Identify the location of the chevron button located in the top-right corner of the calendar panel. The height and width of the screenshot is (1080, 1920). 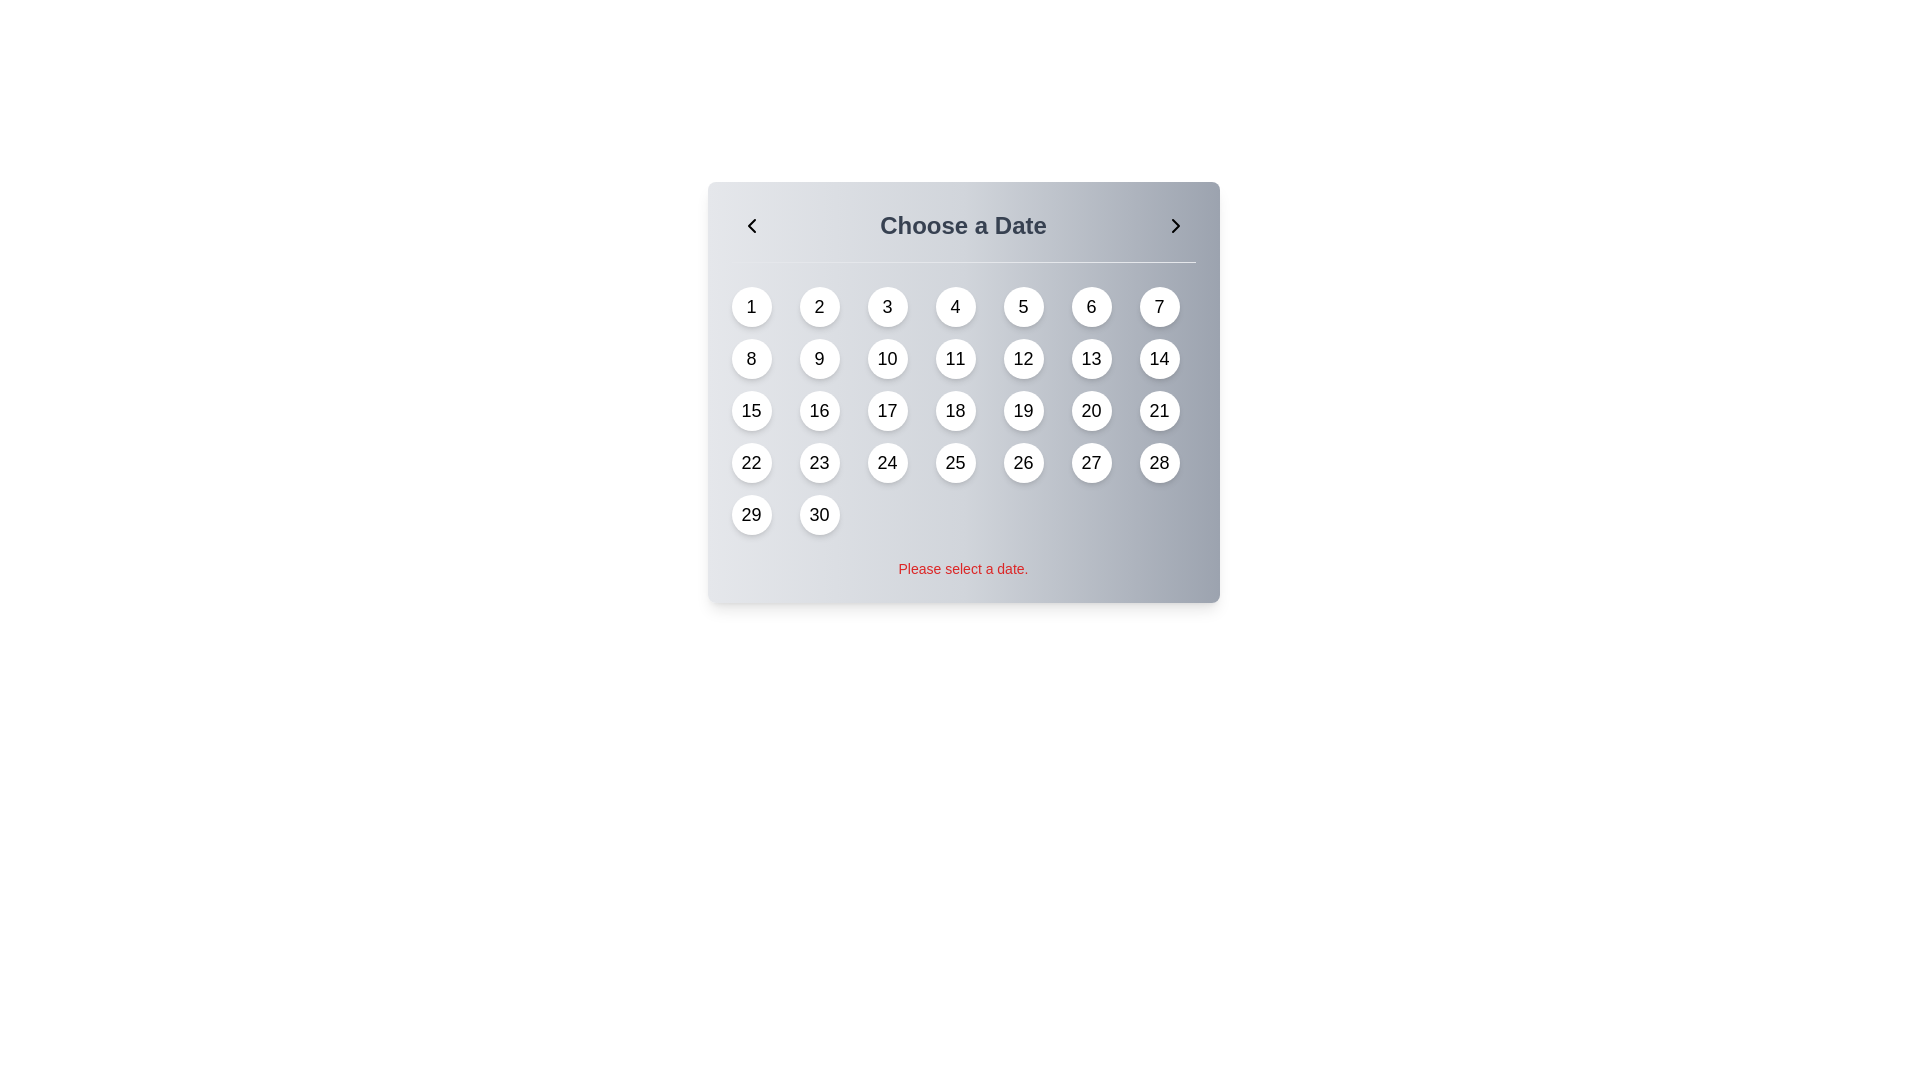
(1175, 225).